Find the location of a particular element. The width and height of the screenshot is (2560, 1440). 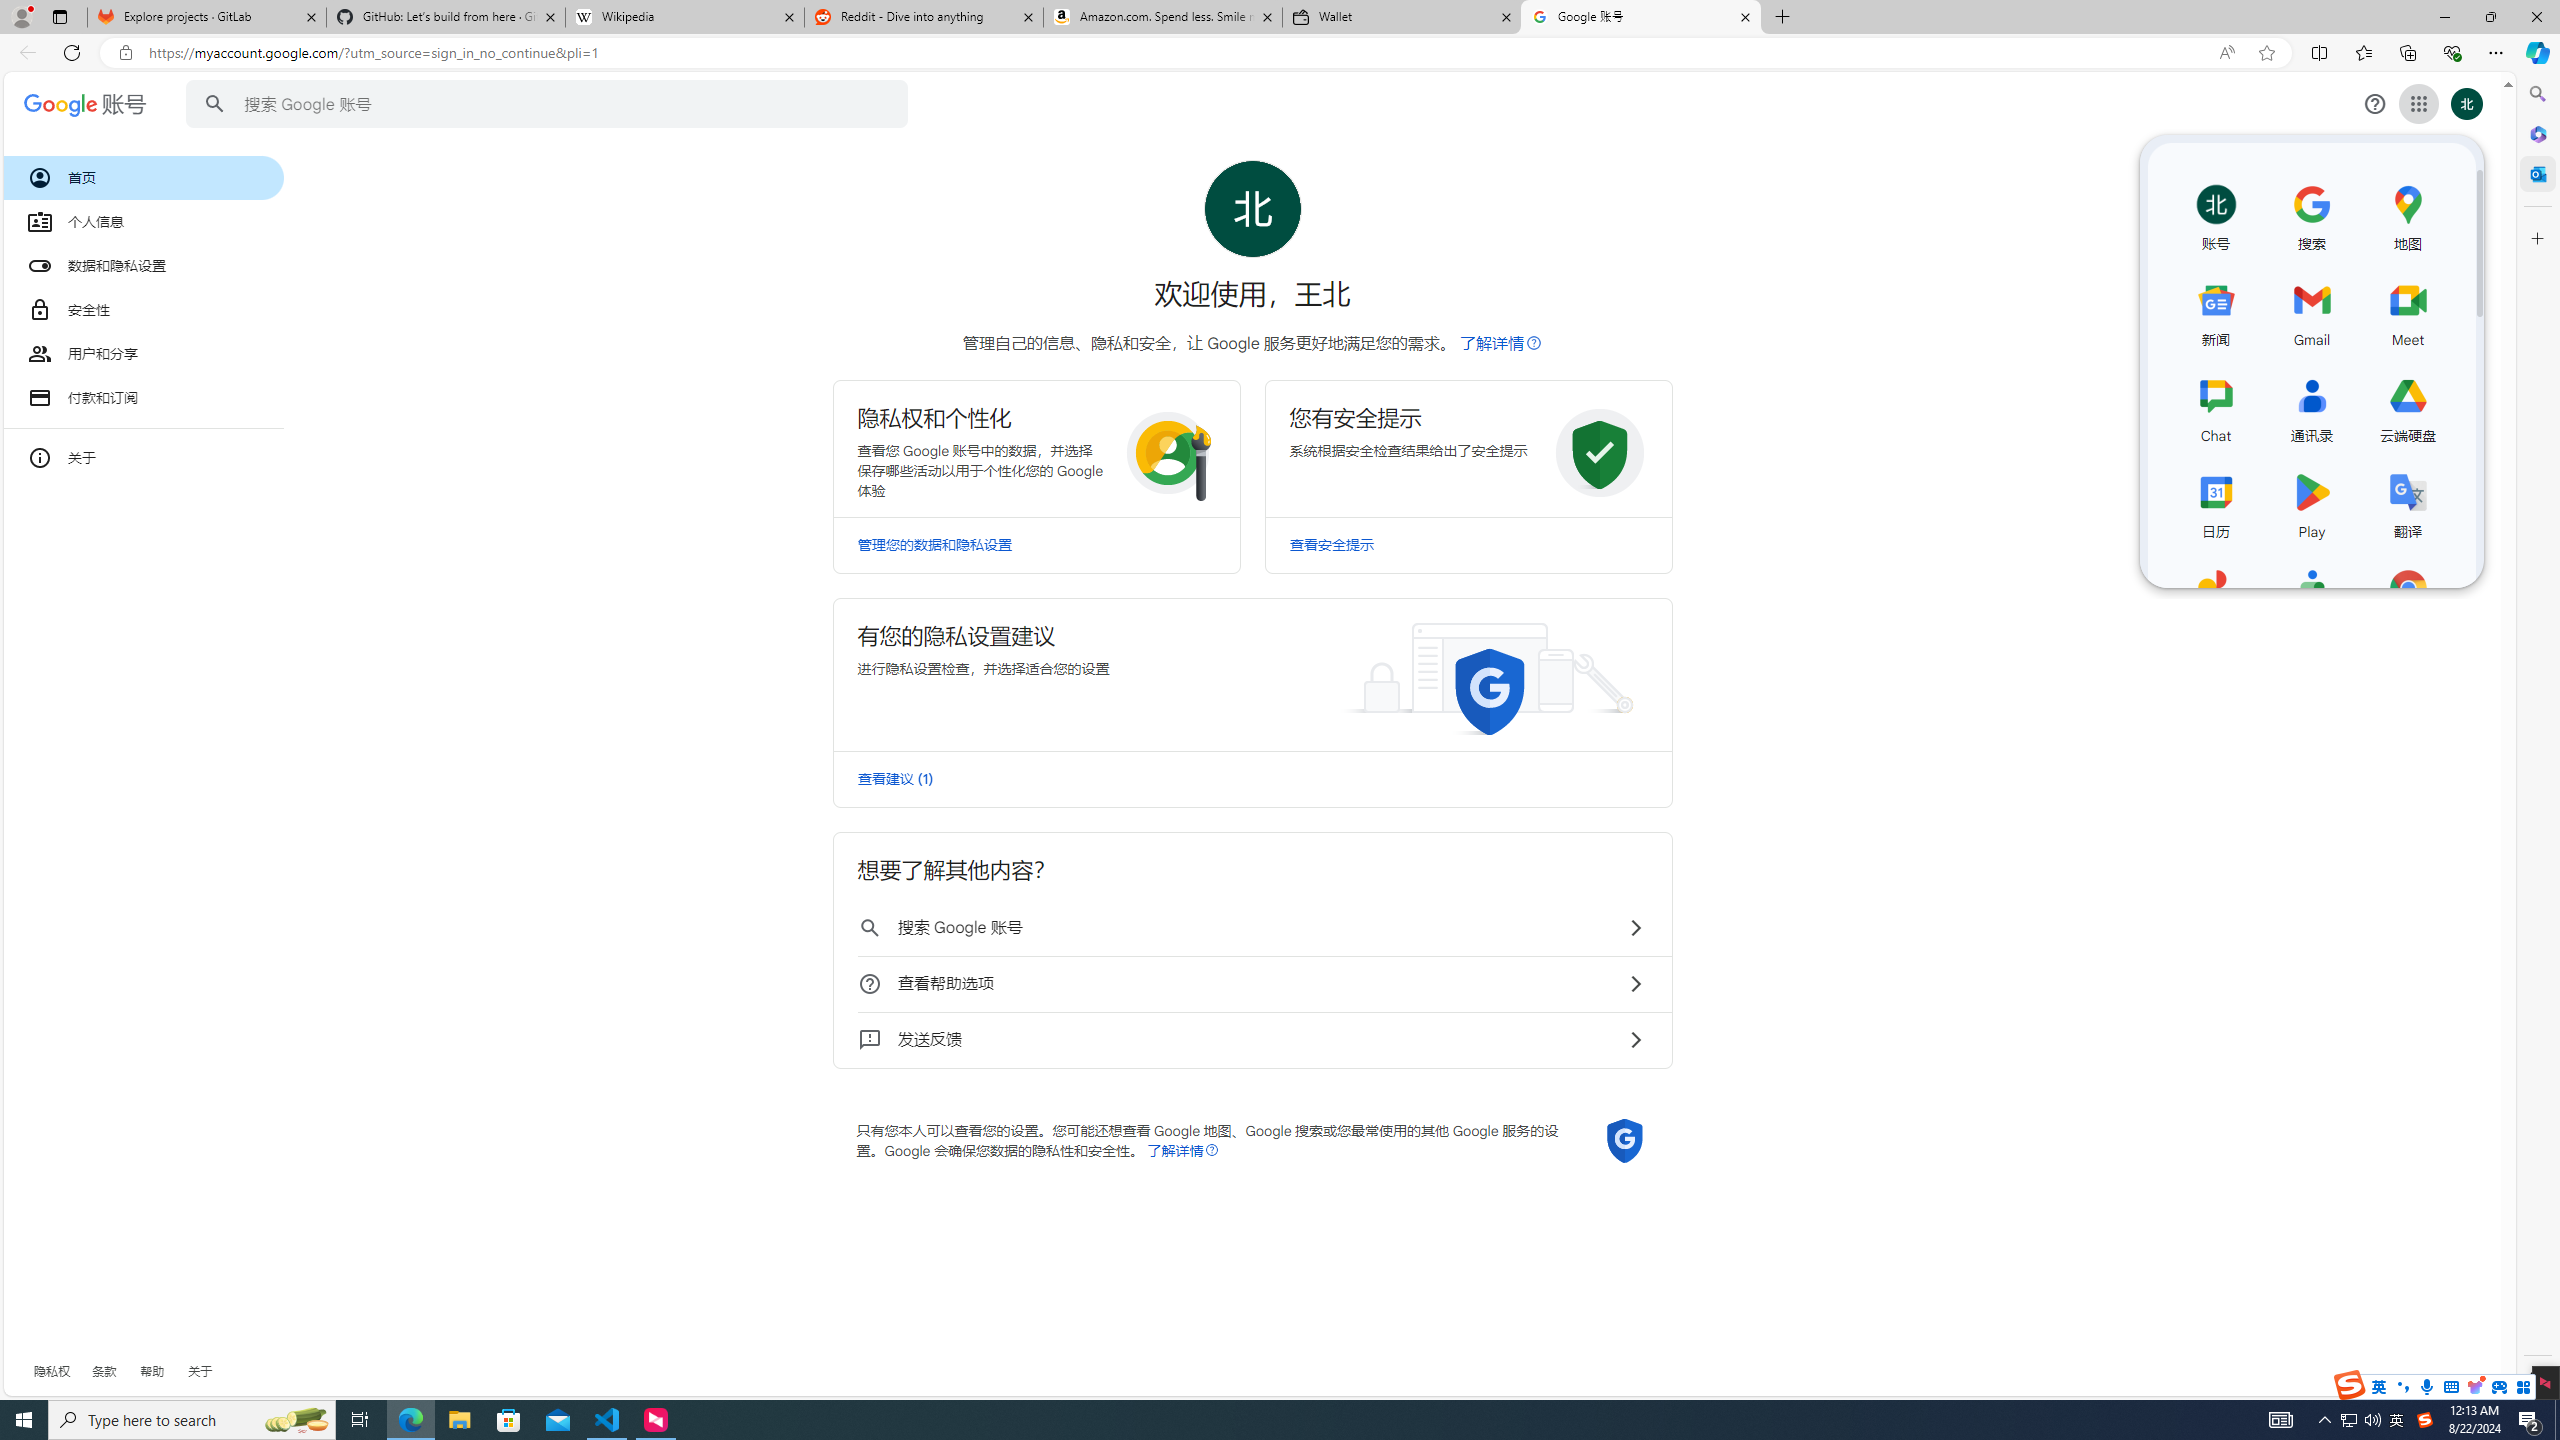

'Class: gb_E' is located at coordinates (2418, 103).